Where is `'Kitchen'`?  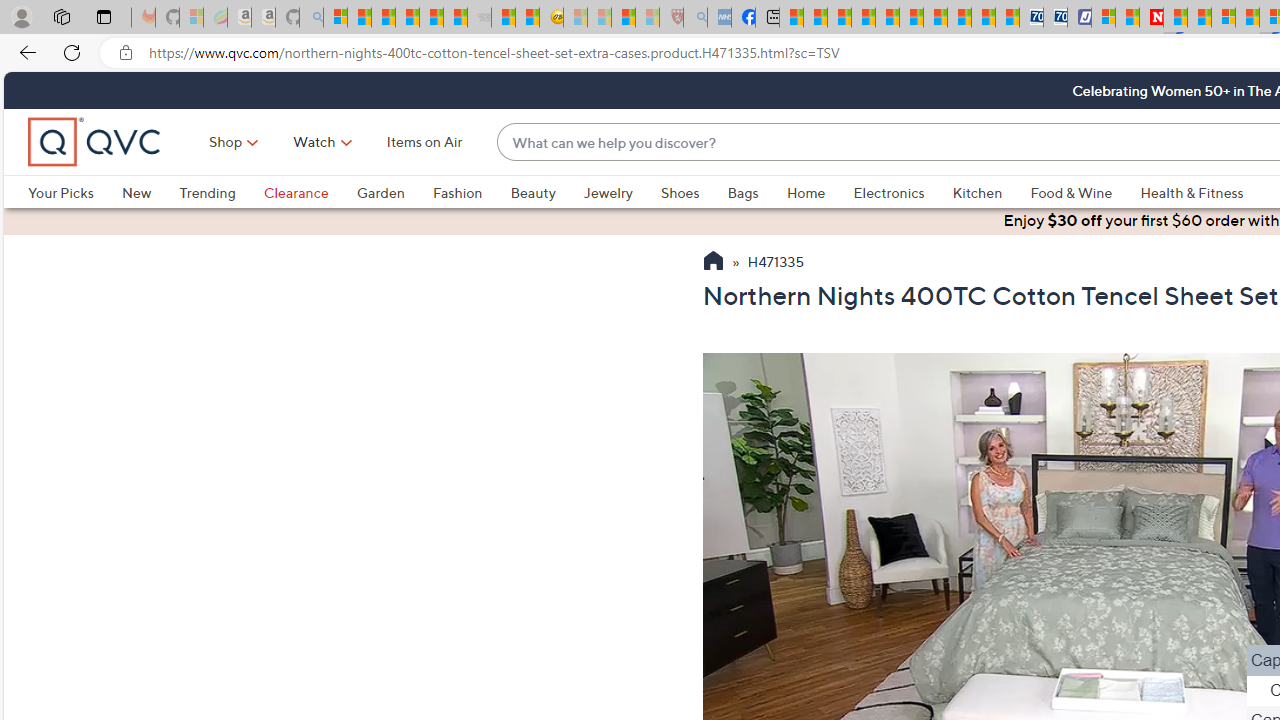
'Kitchen' is located at coordinates (991, 192).